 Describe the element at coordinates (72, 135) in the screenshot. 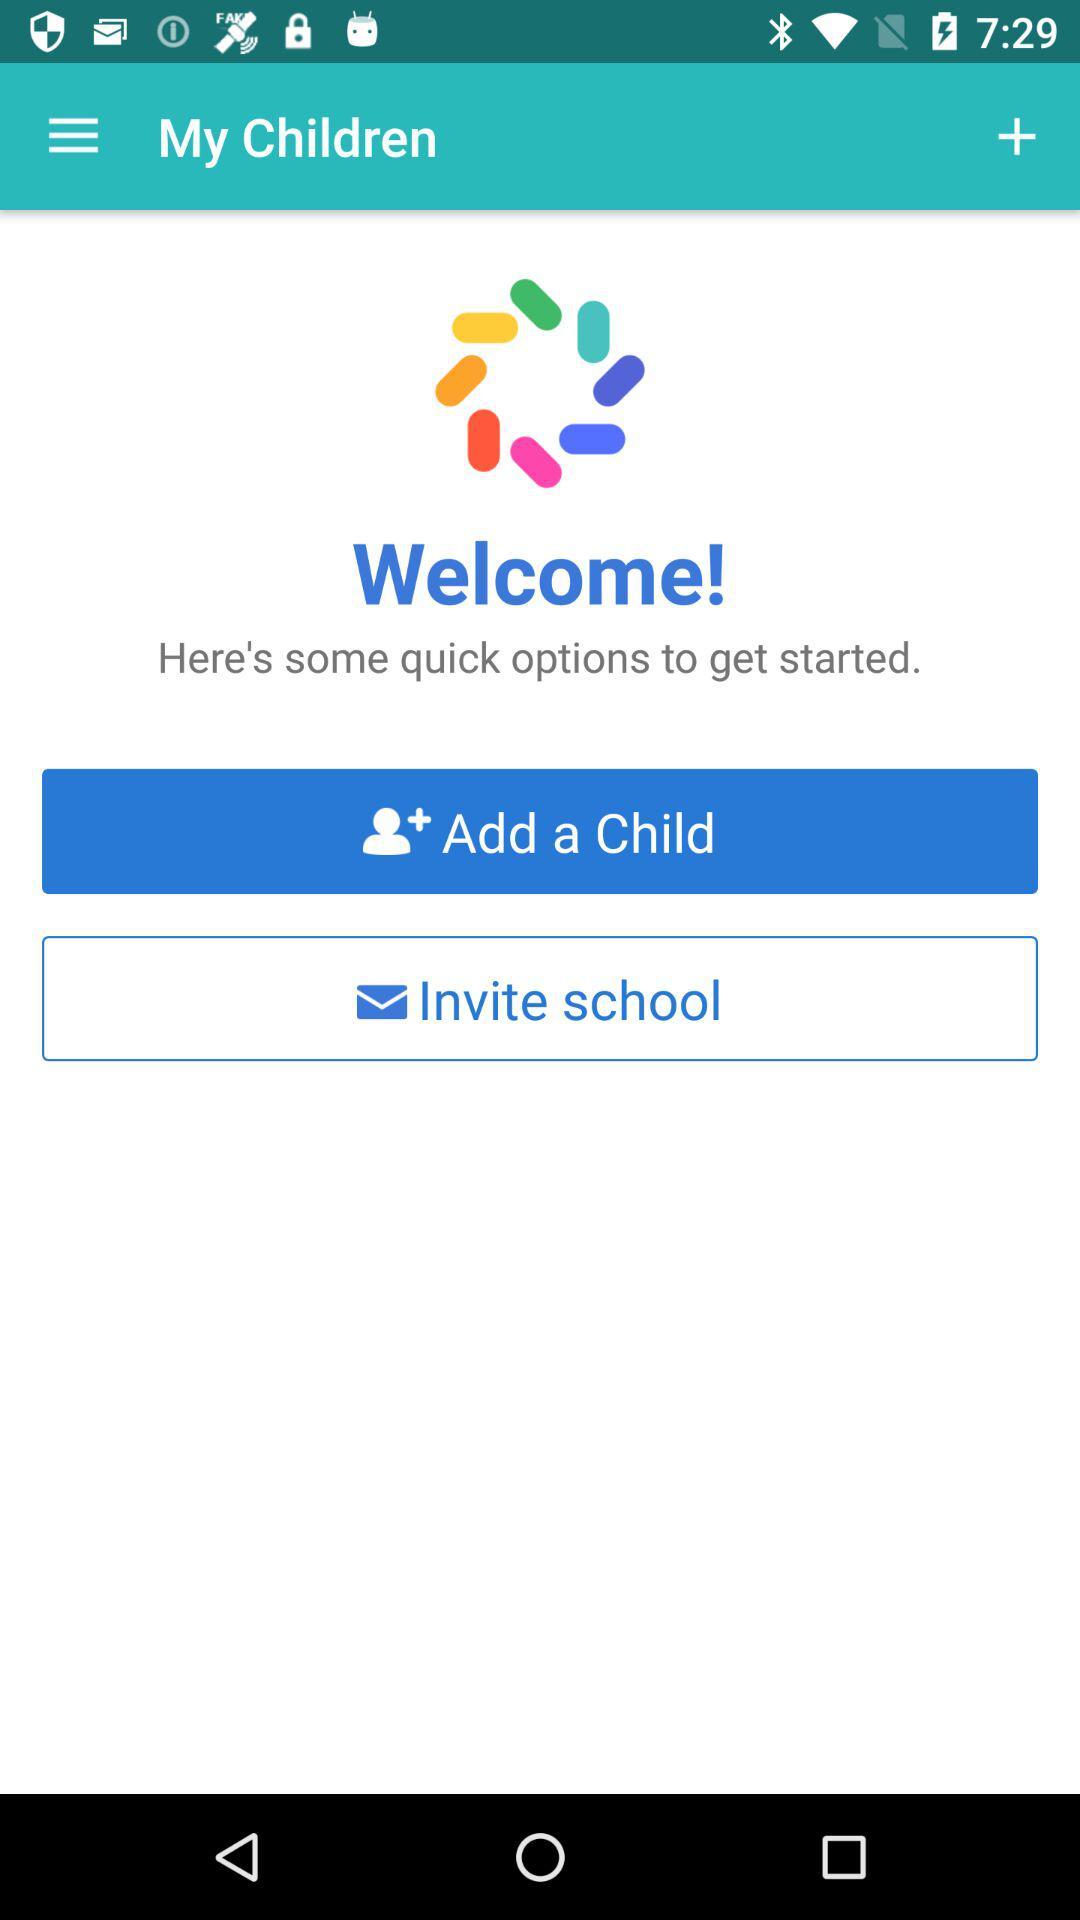

I see `item next to my children icon` at that location.